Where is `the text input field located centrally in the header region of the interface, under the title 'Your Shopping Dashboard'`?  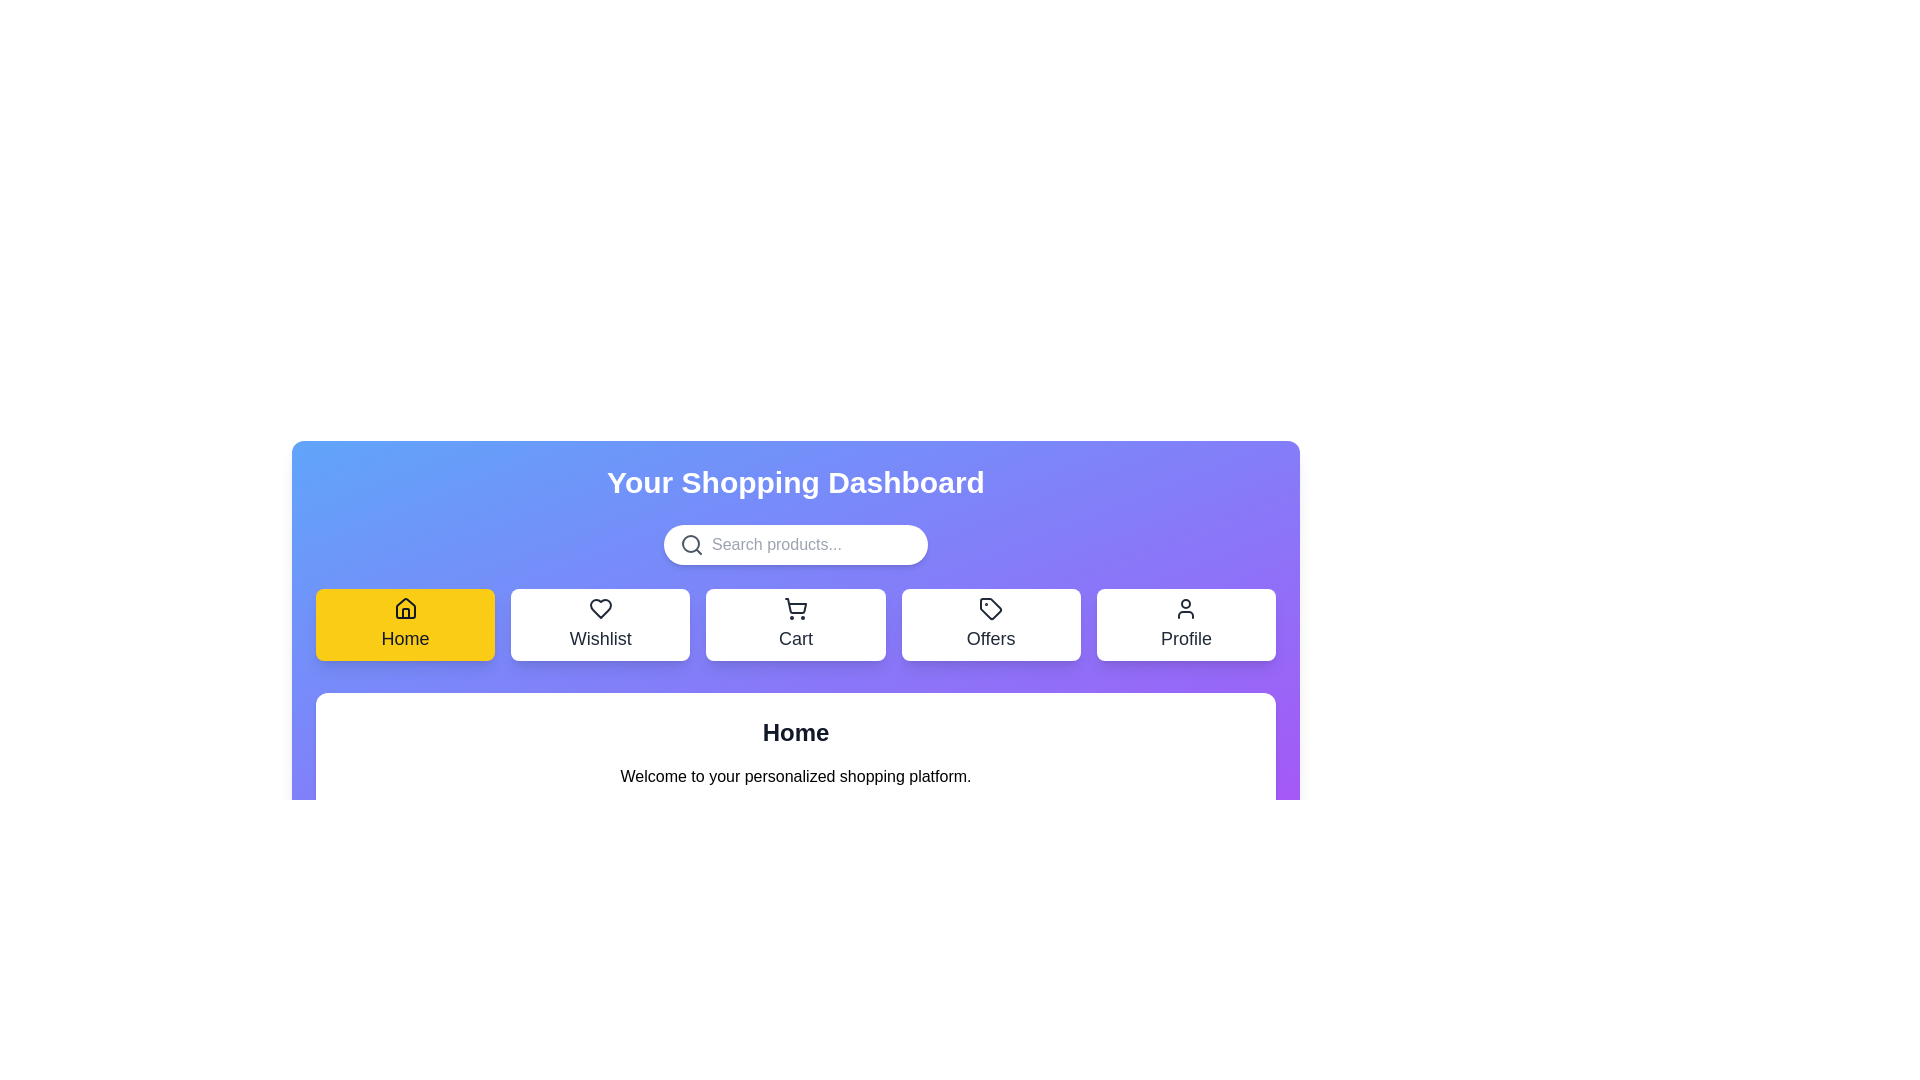
the text input field located centrally in the header region of the interface, under the title 'Your Shopping Dashboard' is located at coordinates (811, 544).